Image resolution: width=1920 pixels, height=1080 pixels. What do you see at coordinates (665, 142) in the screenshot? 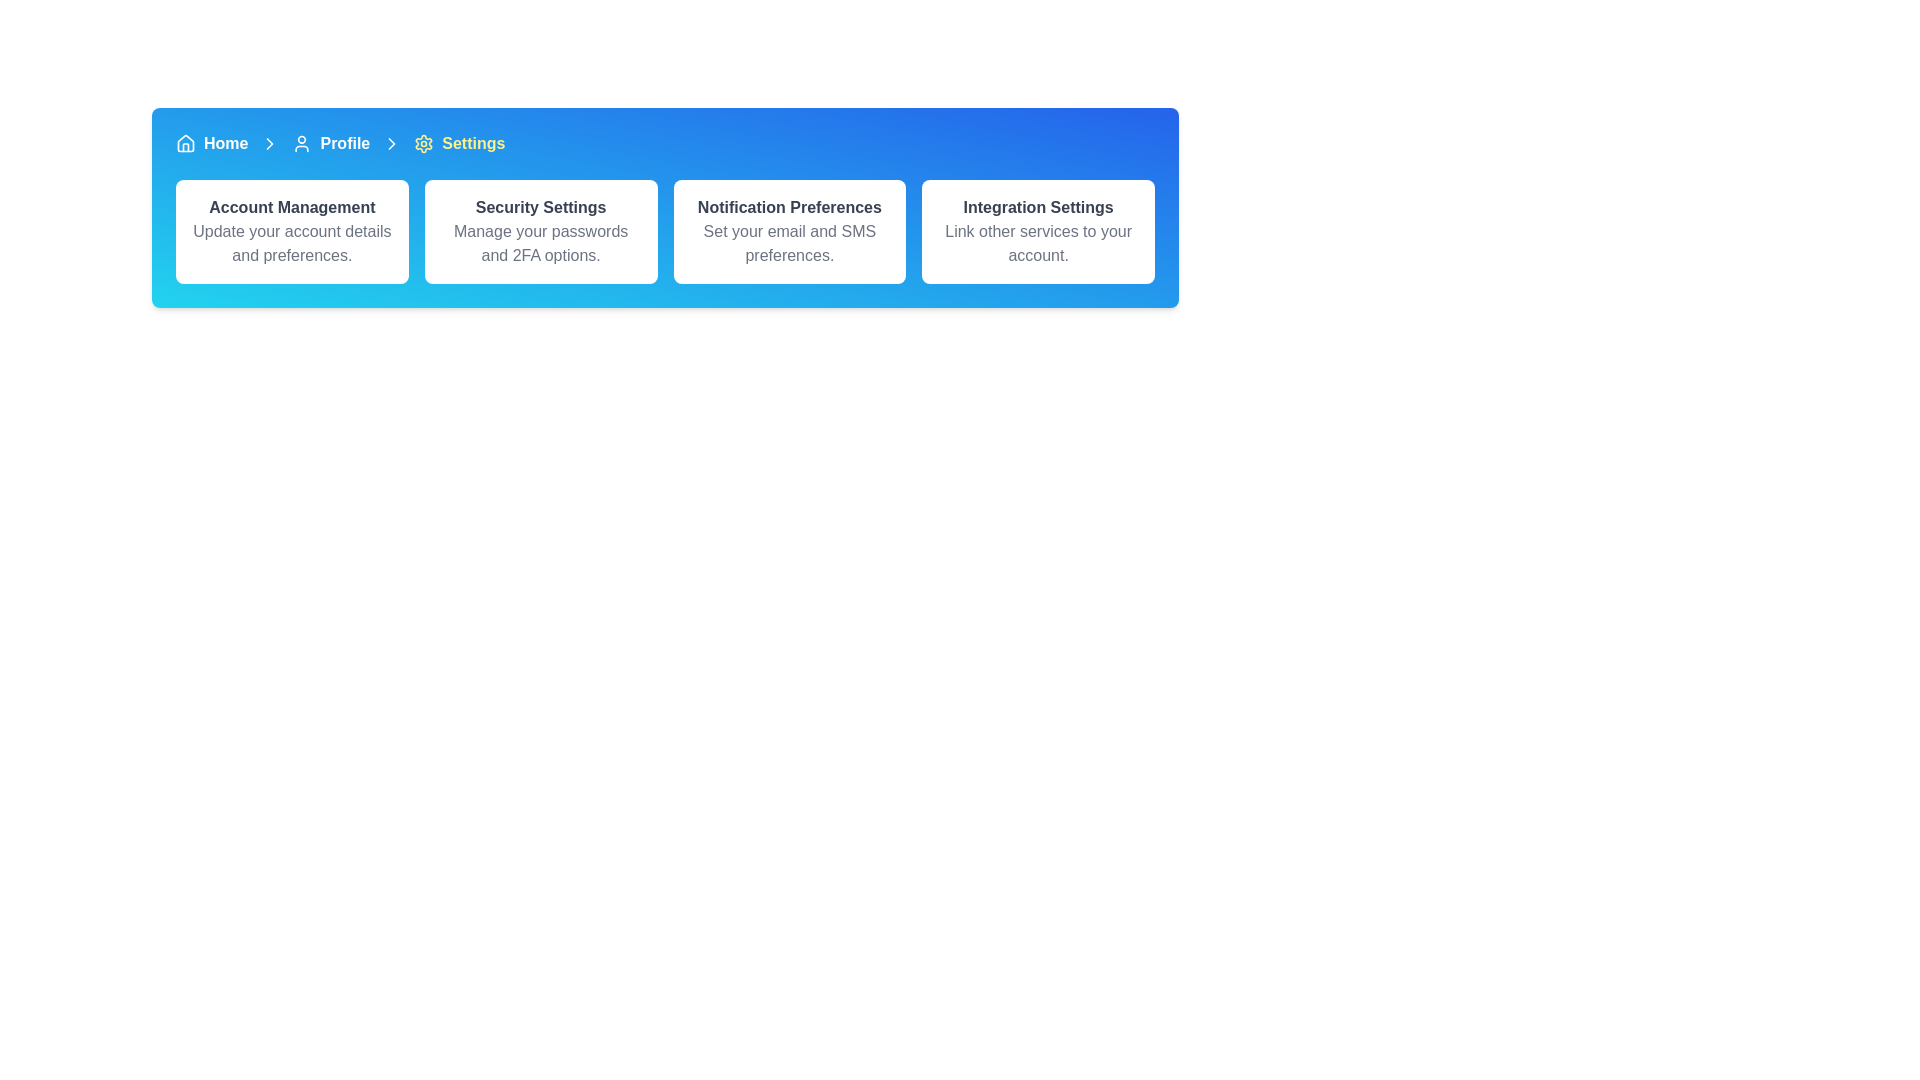
I see `the breadcrumb navigation bar` at bounding box center [665, 142].